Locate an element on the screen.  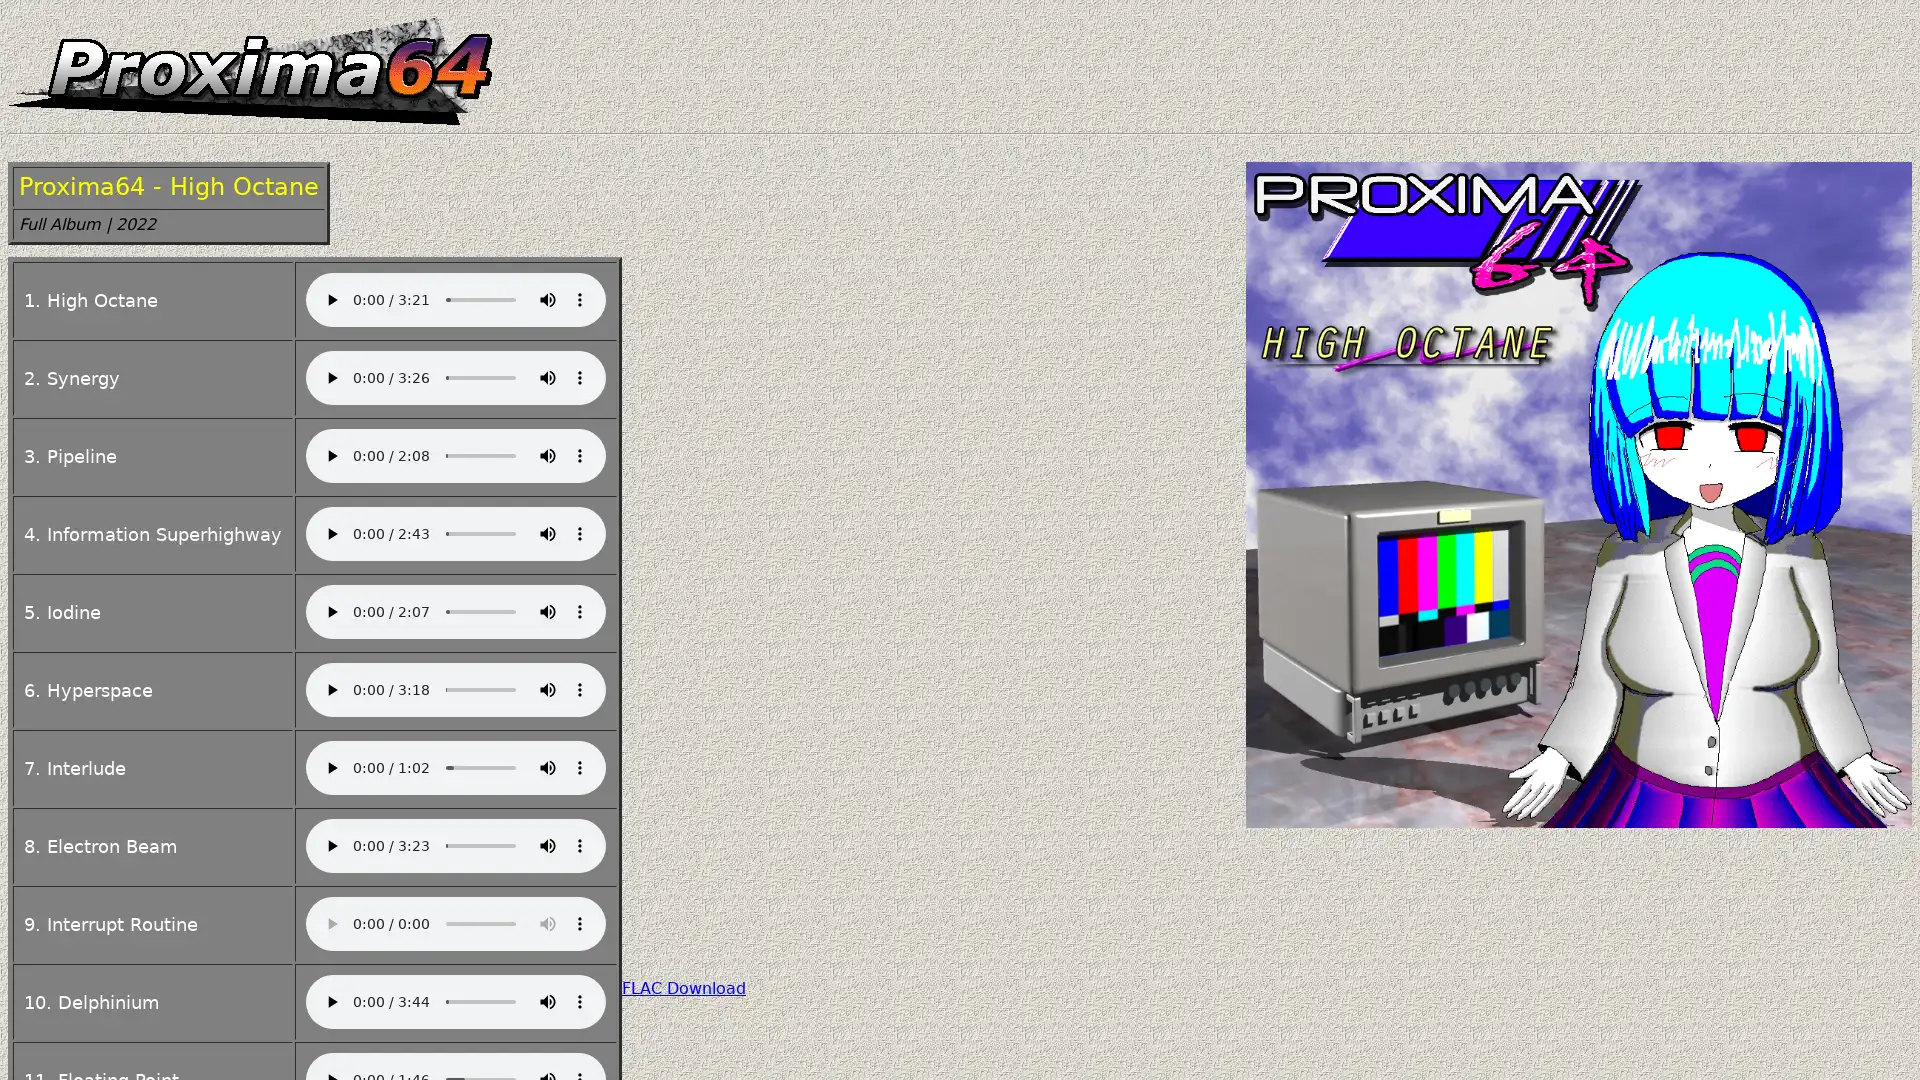
play is located at coordinates (331, 845).